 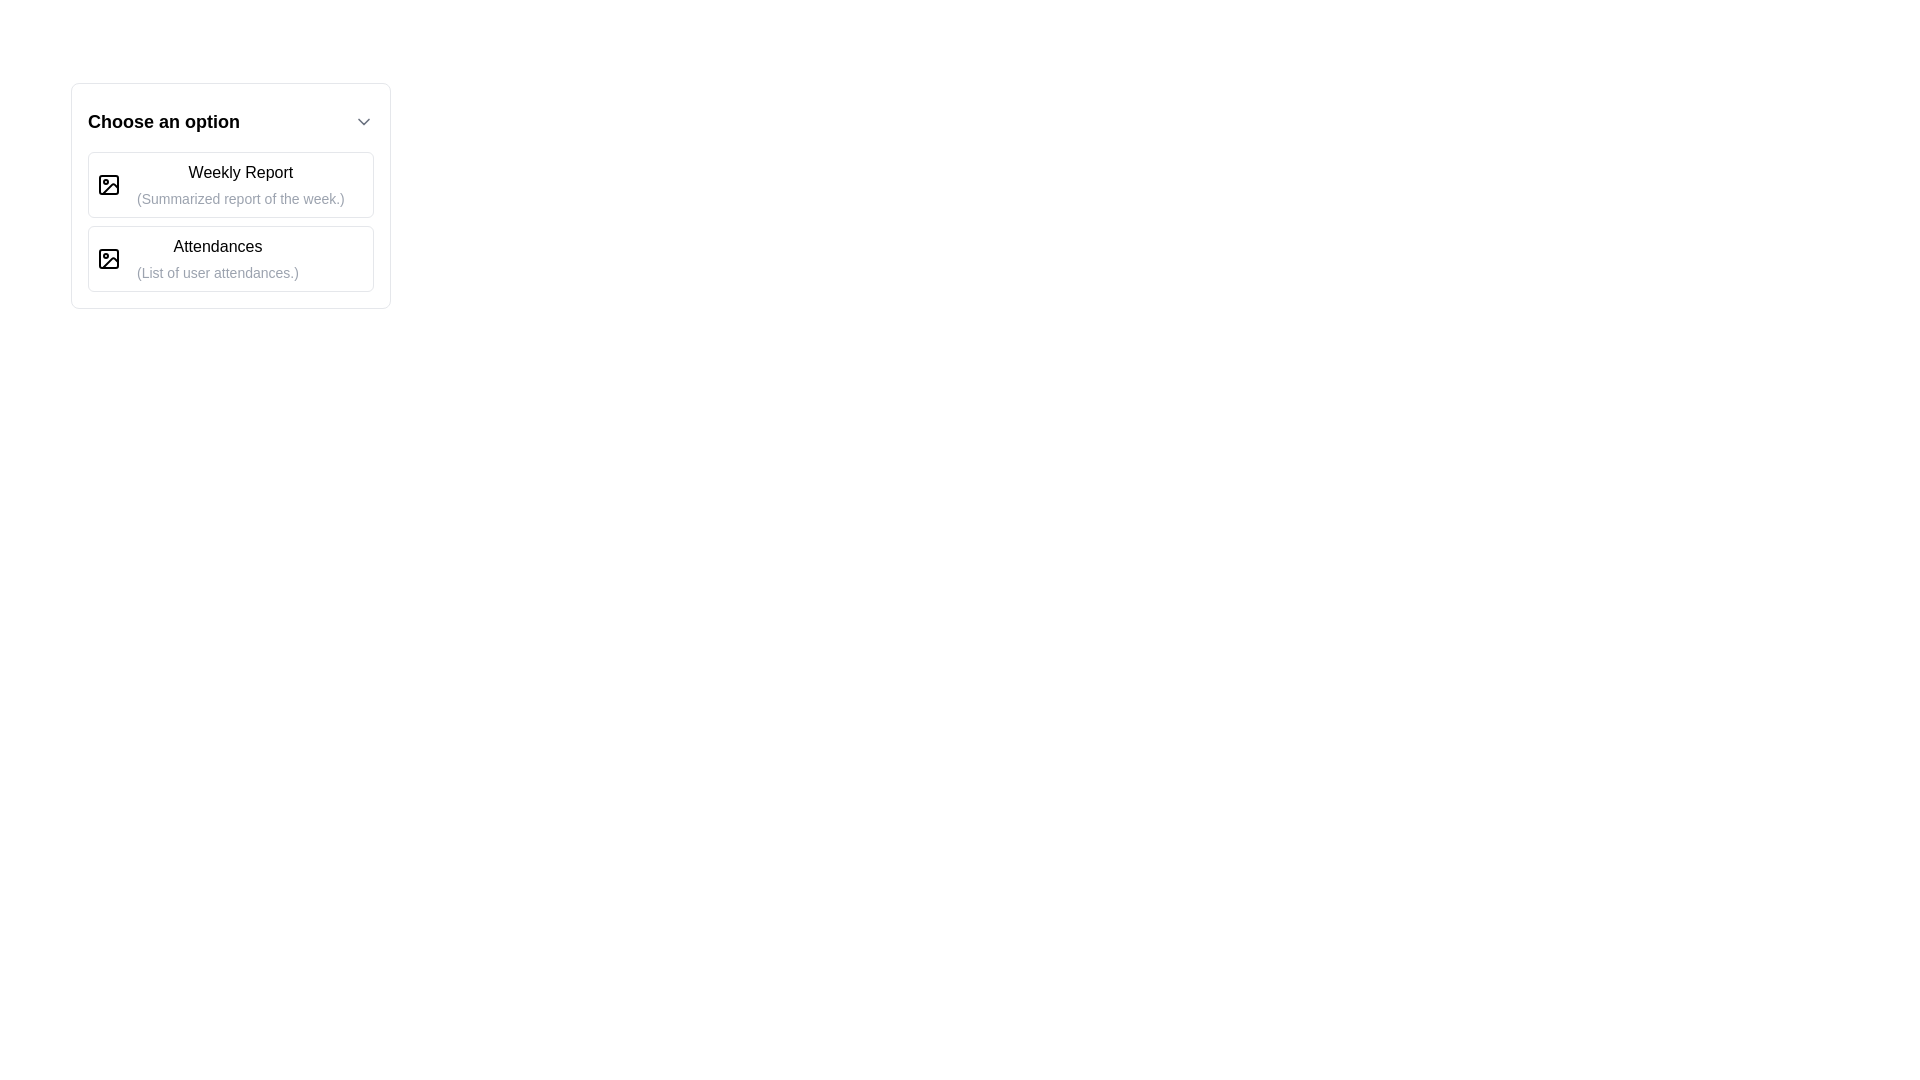 I want to click on text label indicating user attendance, located below the 'Weekly Report' entry and above the descriptive subtext '(List of user attendances.)', so click(x=217, y=245).